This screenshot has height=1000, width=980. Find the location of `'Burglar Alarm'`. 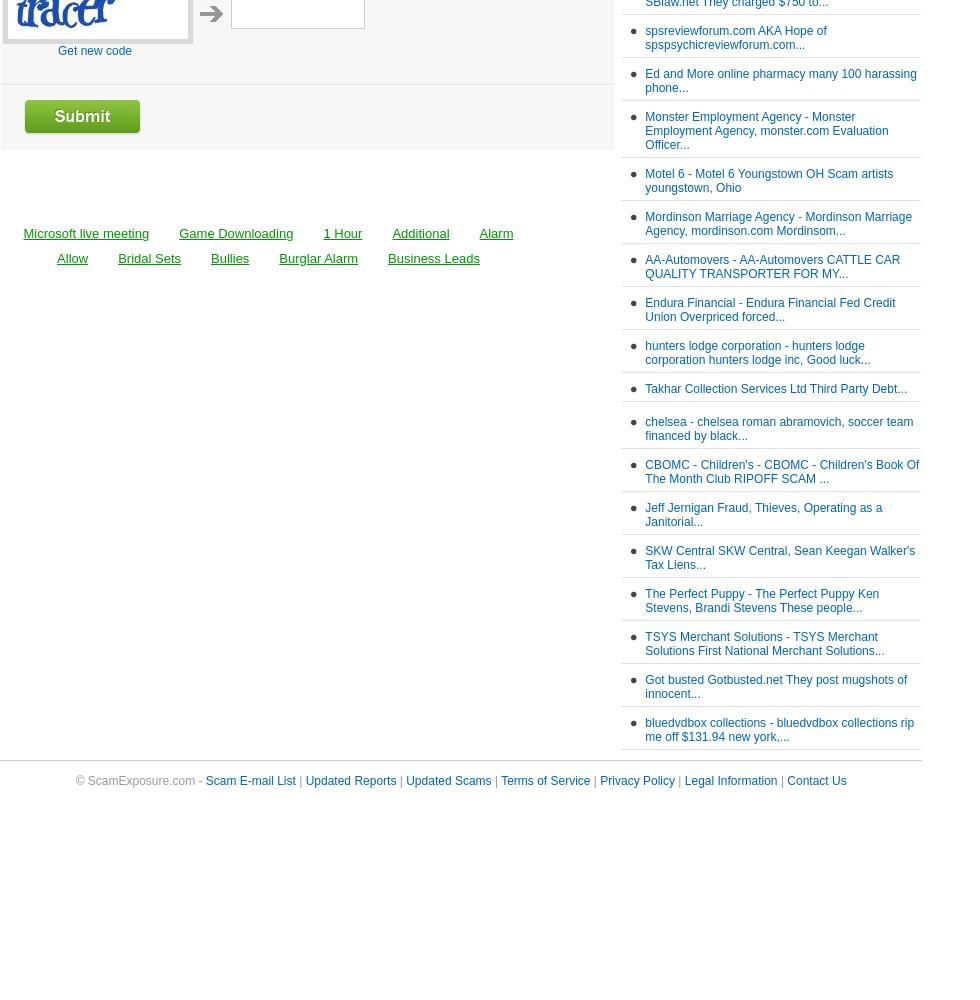

'Burglar Alarm' is located at coordinates (318, 258).